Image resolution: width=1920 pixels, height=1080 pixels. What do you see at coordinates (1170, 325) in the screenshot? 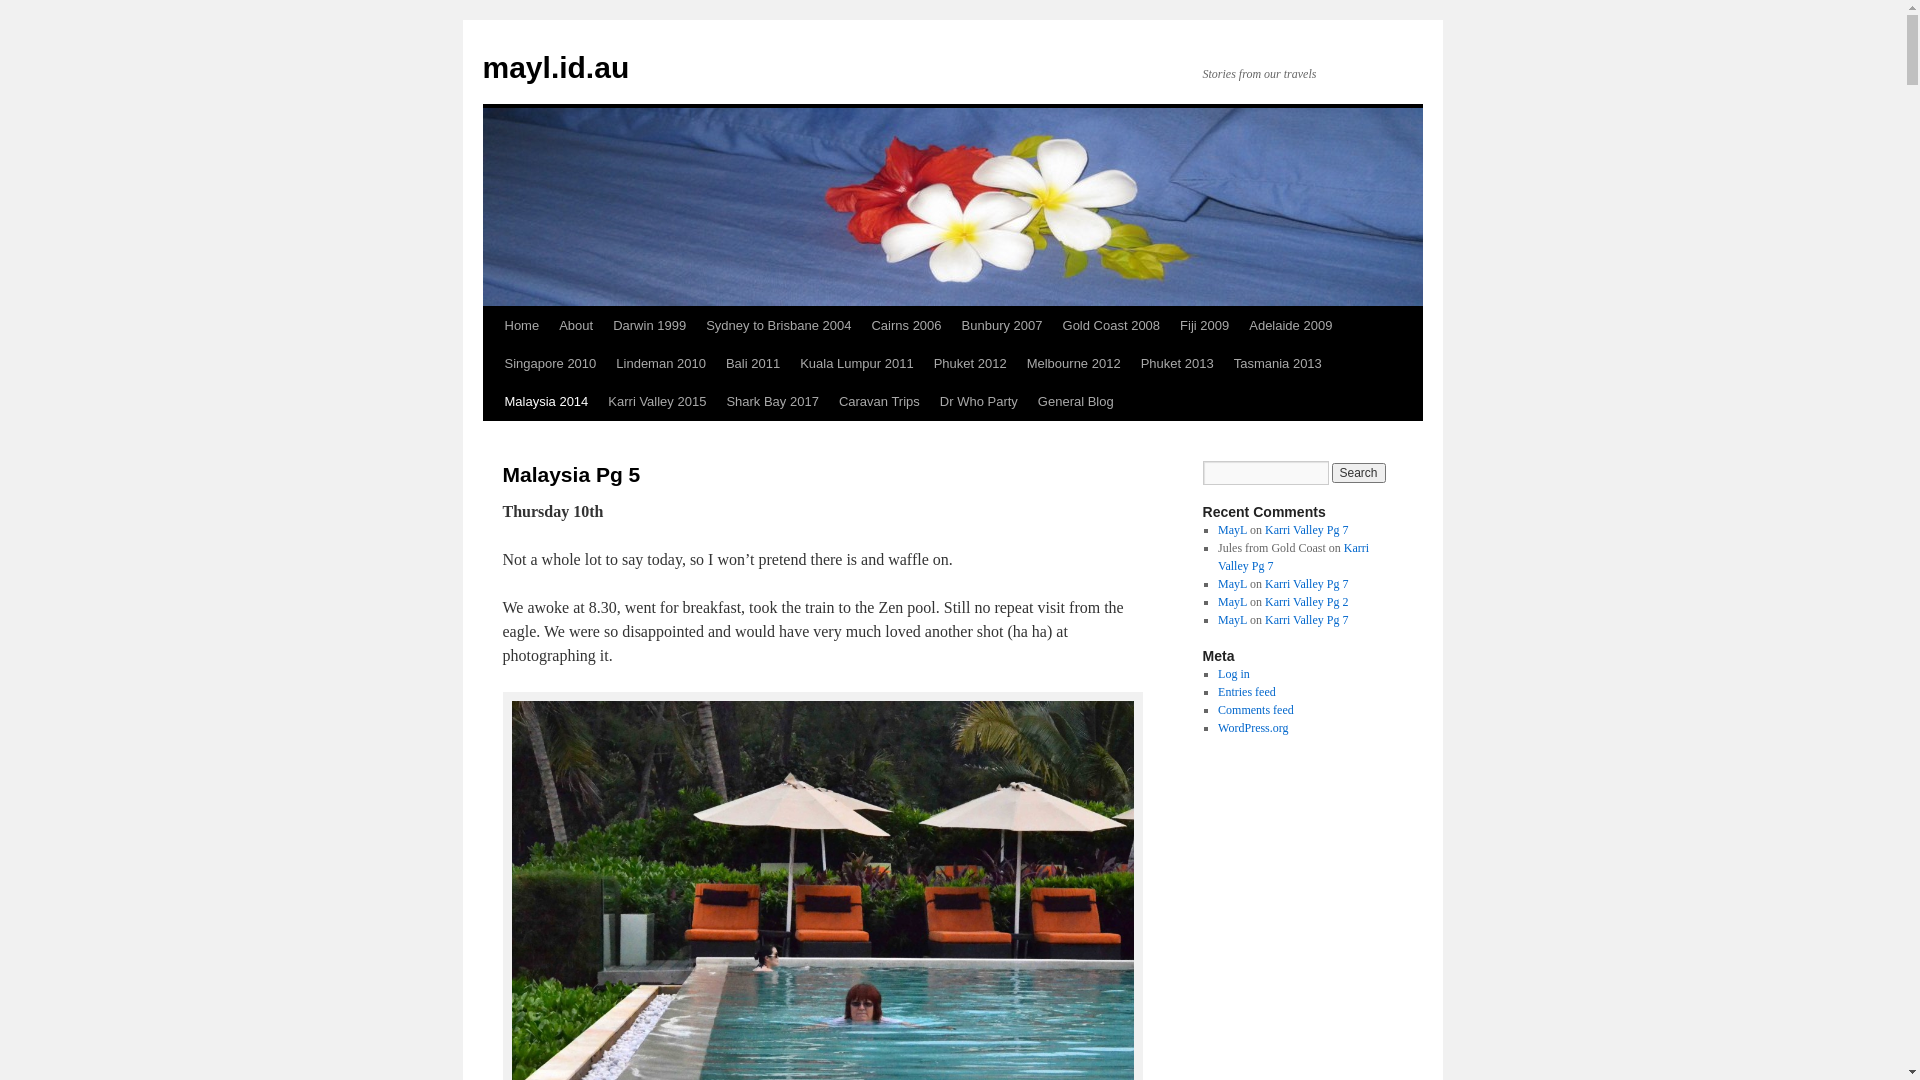
I see `'Fiji 2009'` at bounding box center [1170, 325].